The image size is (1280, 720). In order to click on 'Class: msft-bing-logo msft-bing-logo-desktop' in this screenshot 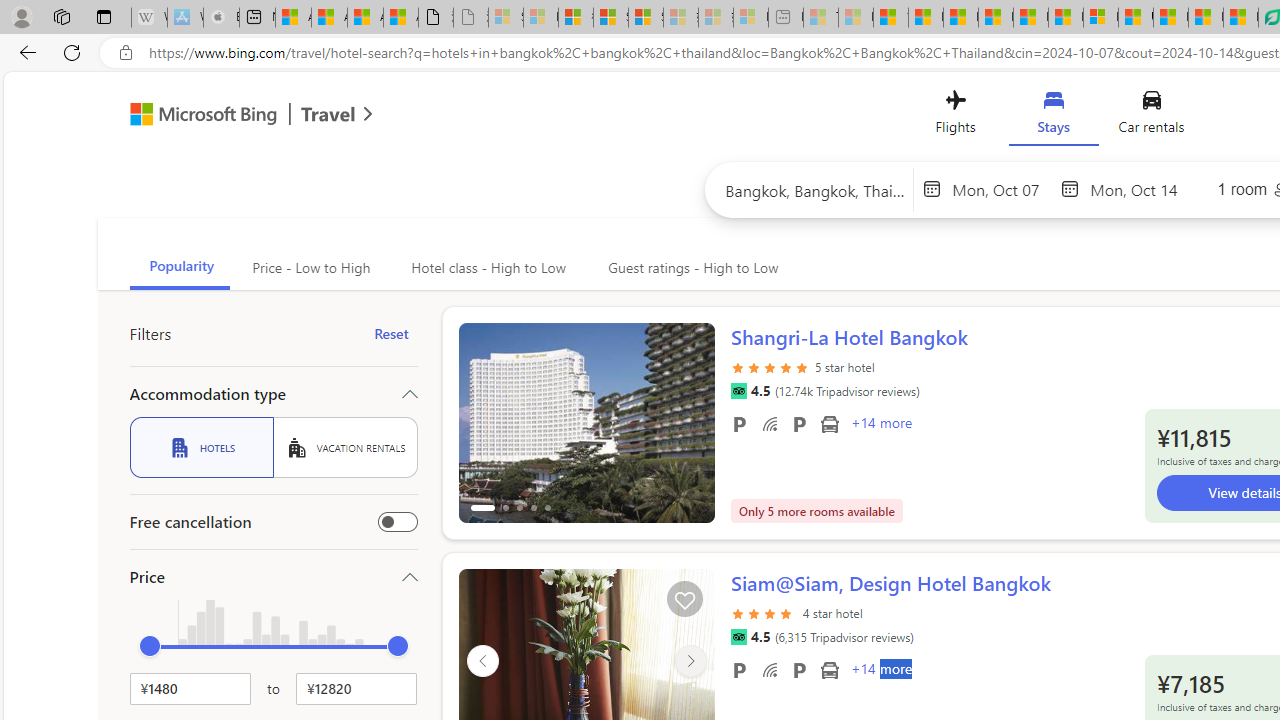, I will do `click(199, 114)`.